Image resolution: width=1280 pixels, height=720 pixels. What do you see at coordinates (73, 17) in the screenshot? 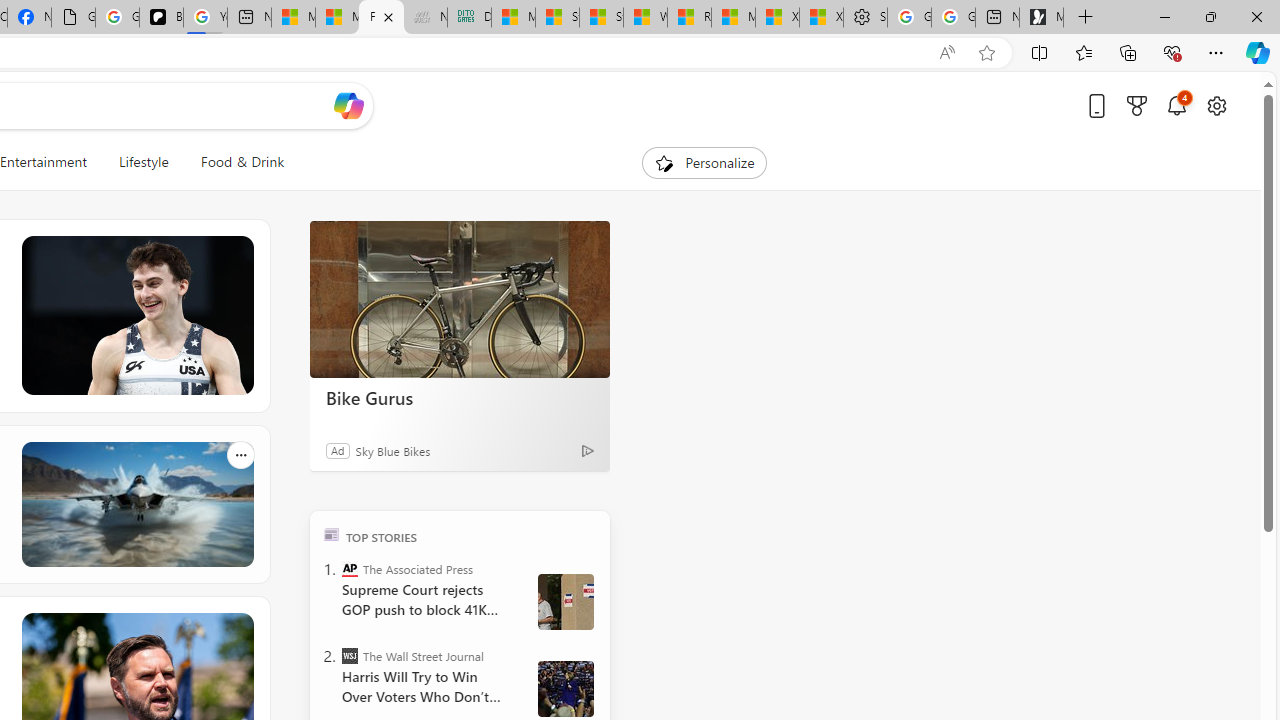
I see `'Google Analytics Opt-out Browser Add-on Download Page'` at bounding box center [73, 17].